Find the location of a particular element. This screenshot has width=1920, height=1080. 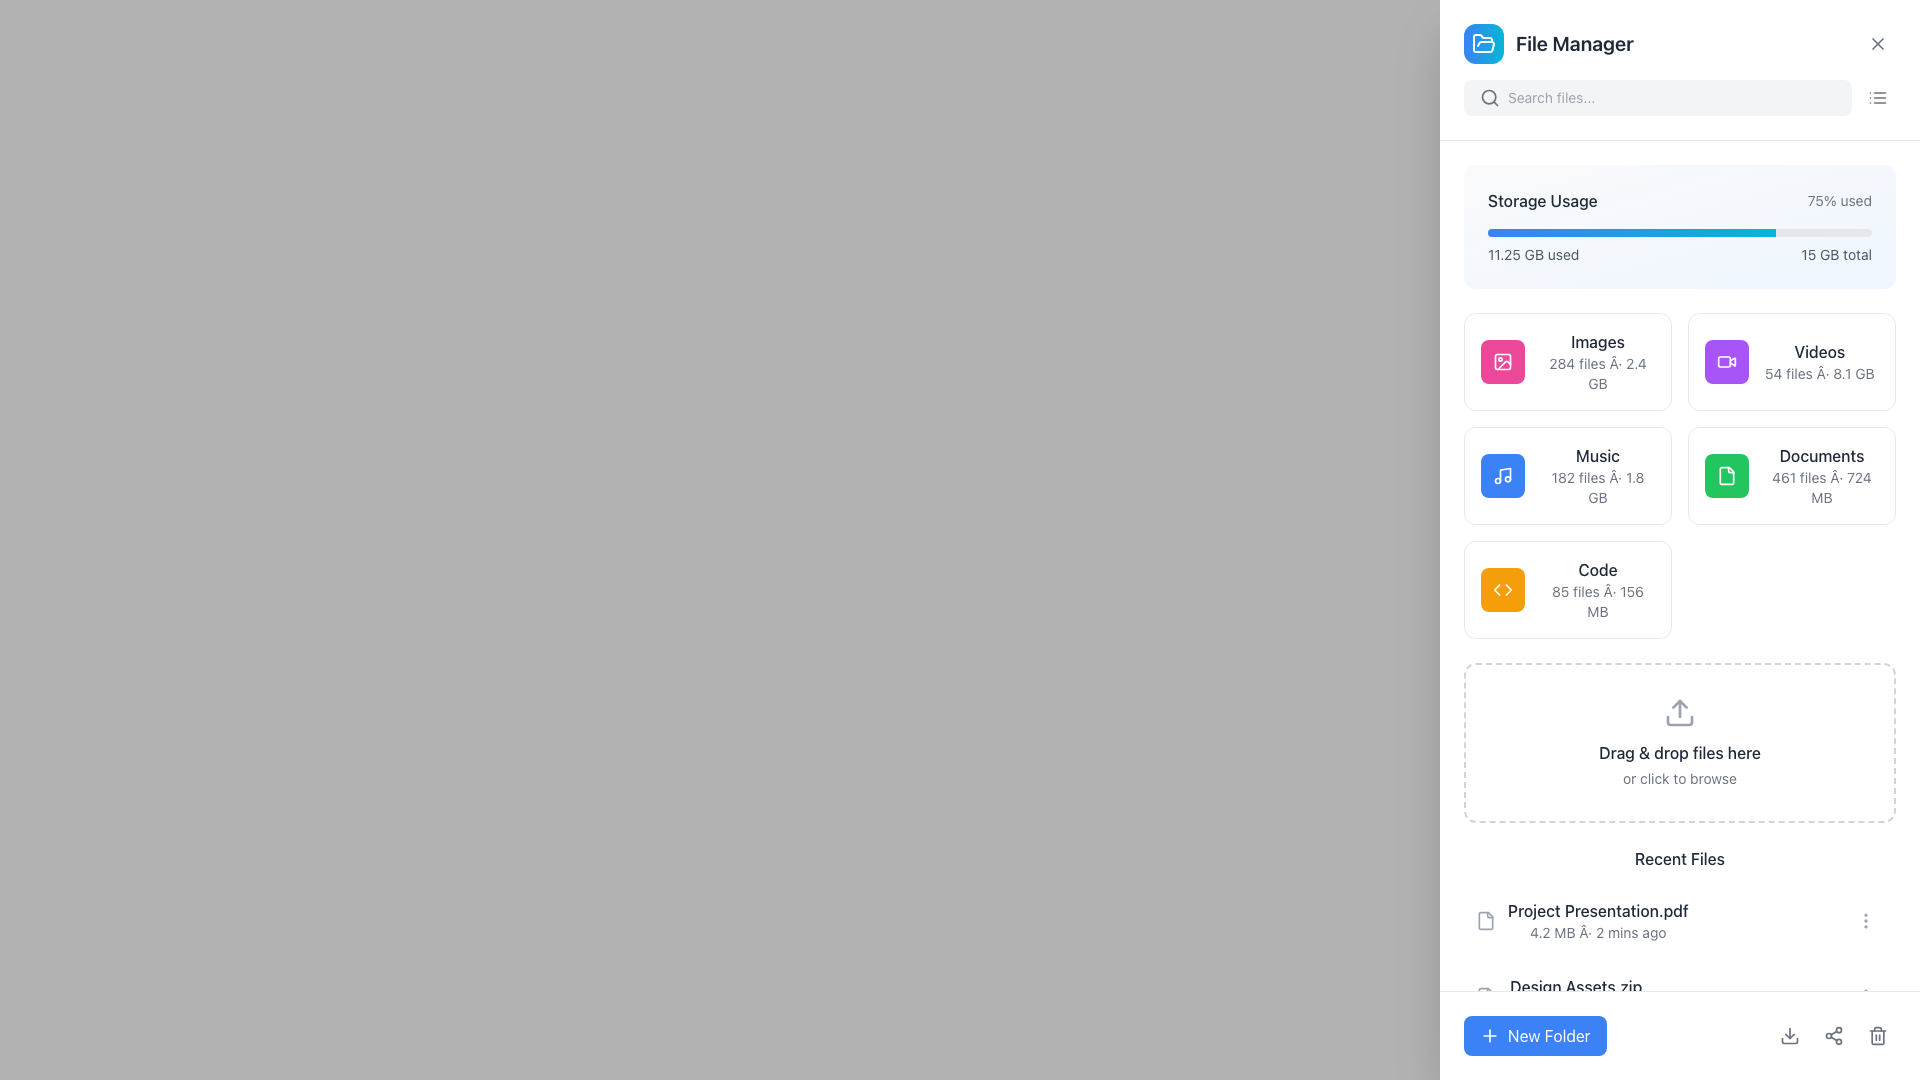

the square button with a pink background and a white image icon, located in the top-left corner of the grid under 'Storage Usage' is located at coordinates (1502, 362).